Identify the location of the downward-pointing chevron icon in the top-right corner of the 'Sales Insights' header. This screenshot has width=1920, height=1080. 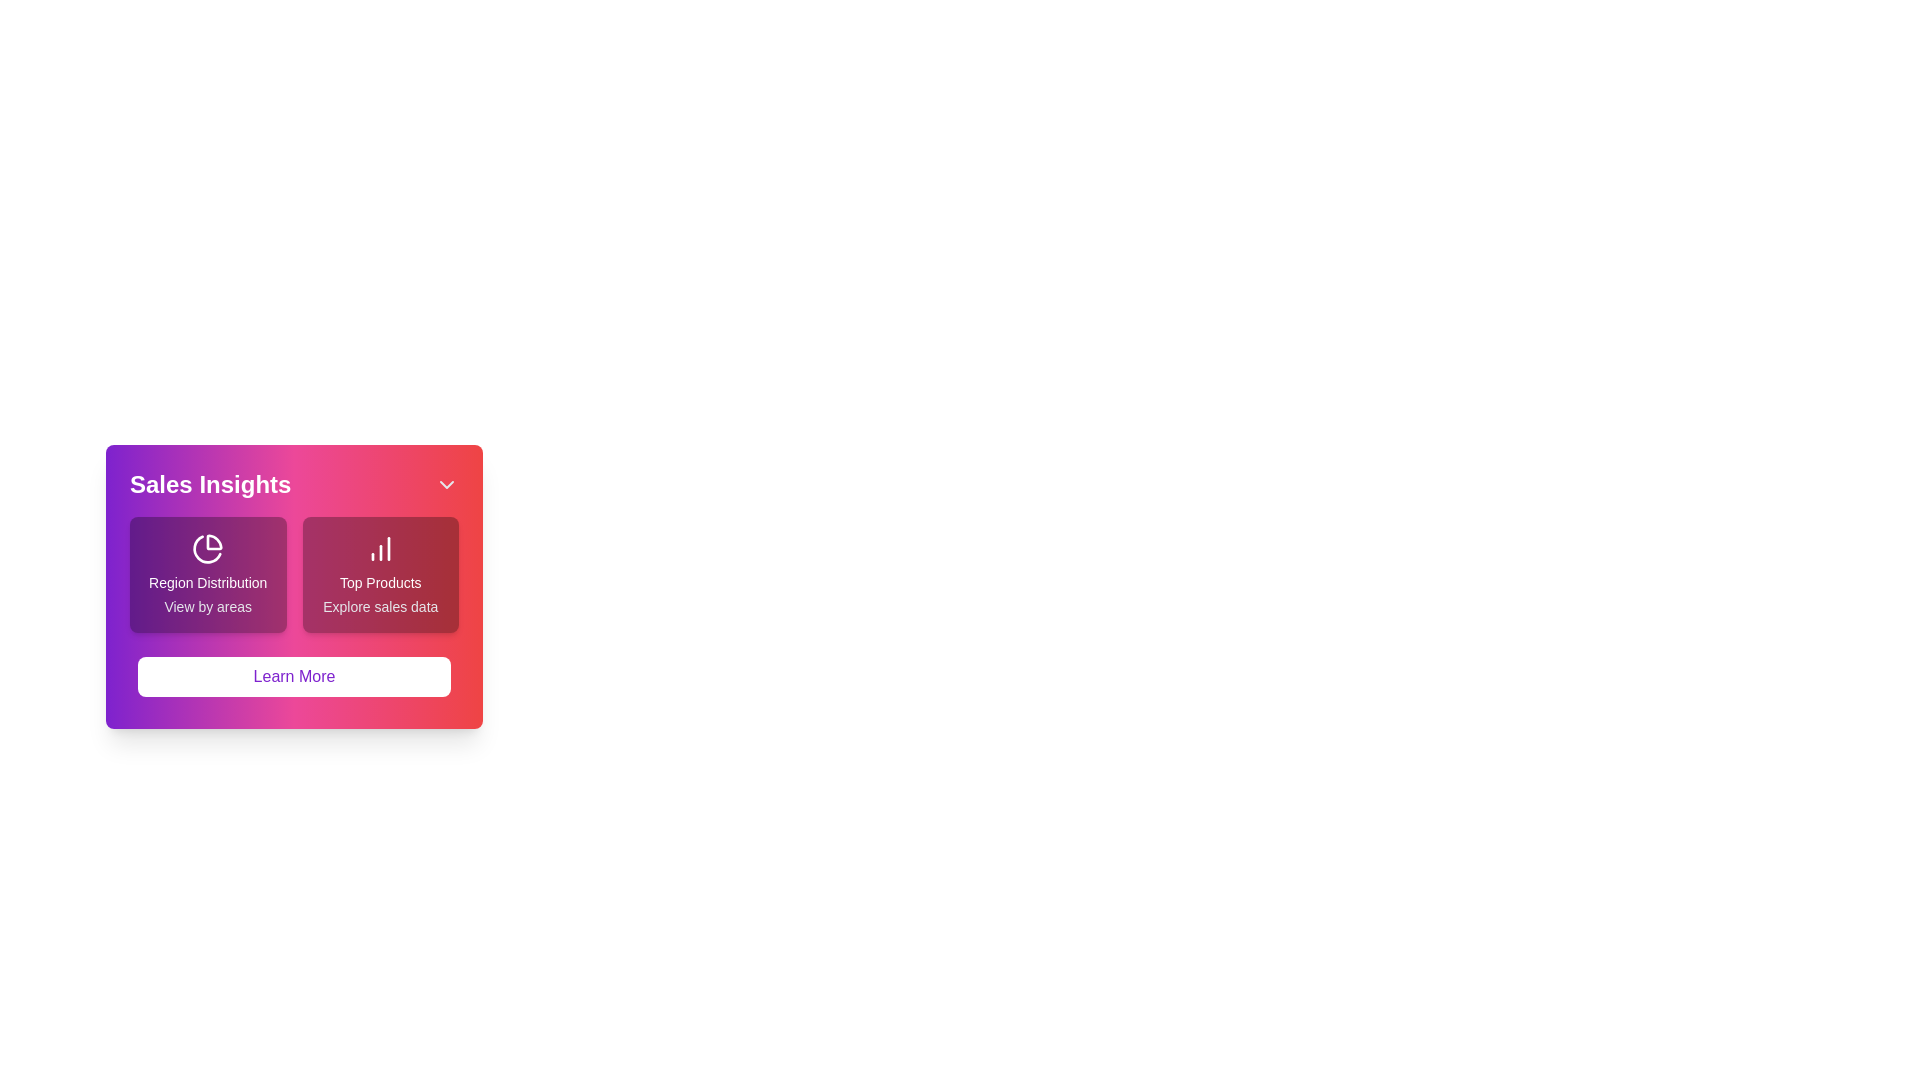
(445, 485).